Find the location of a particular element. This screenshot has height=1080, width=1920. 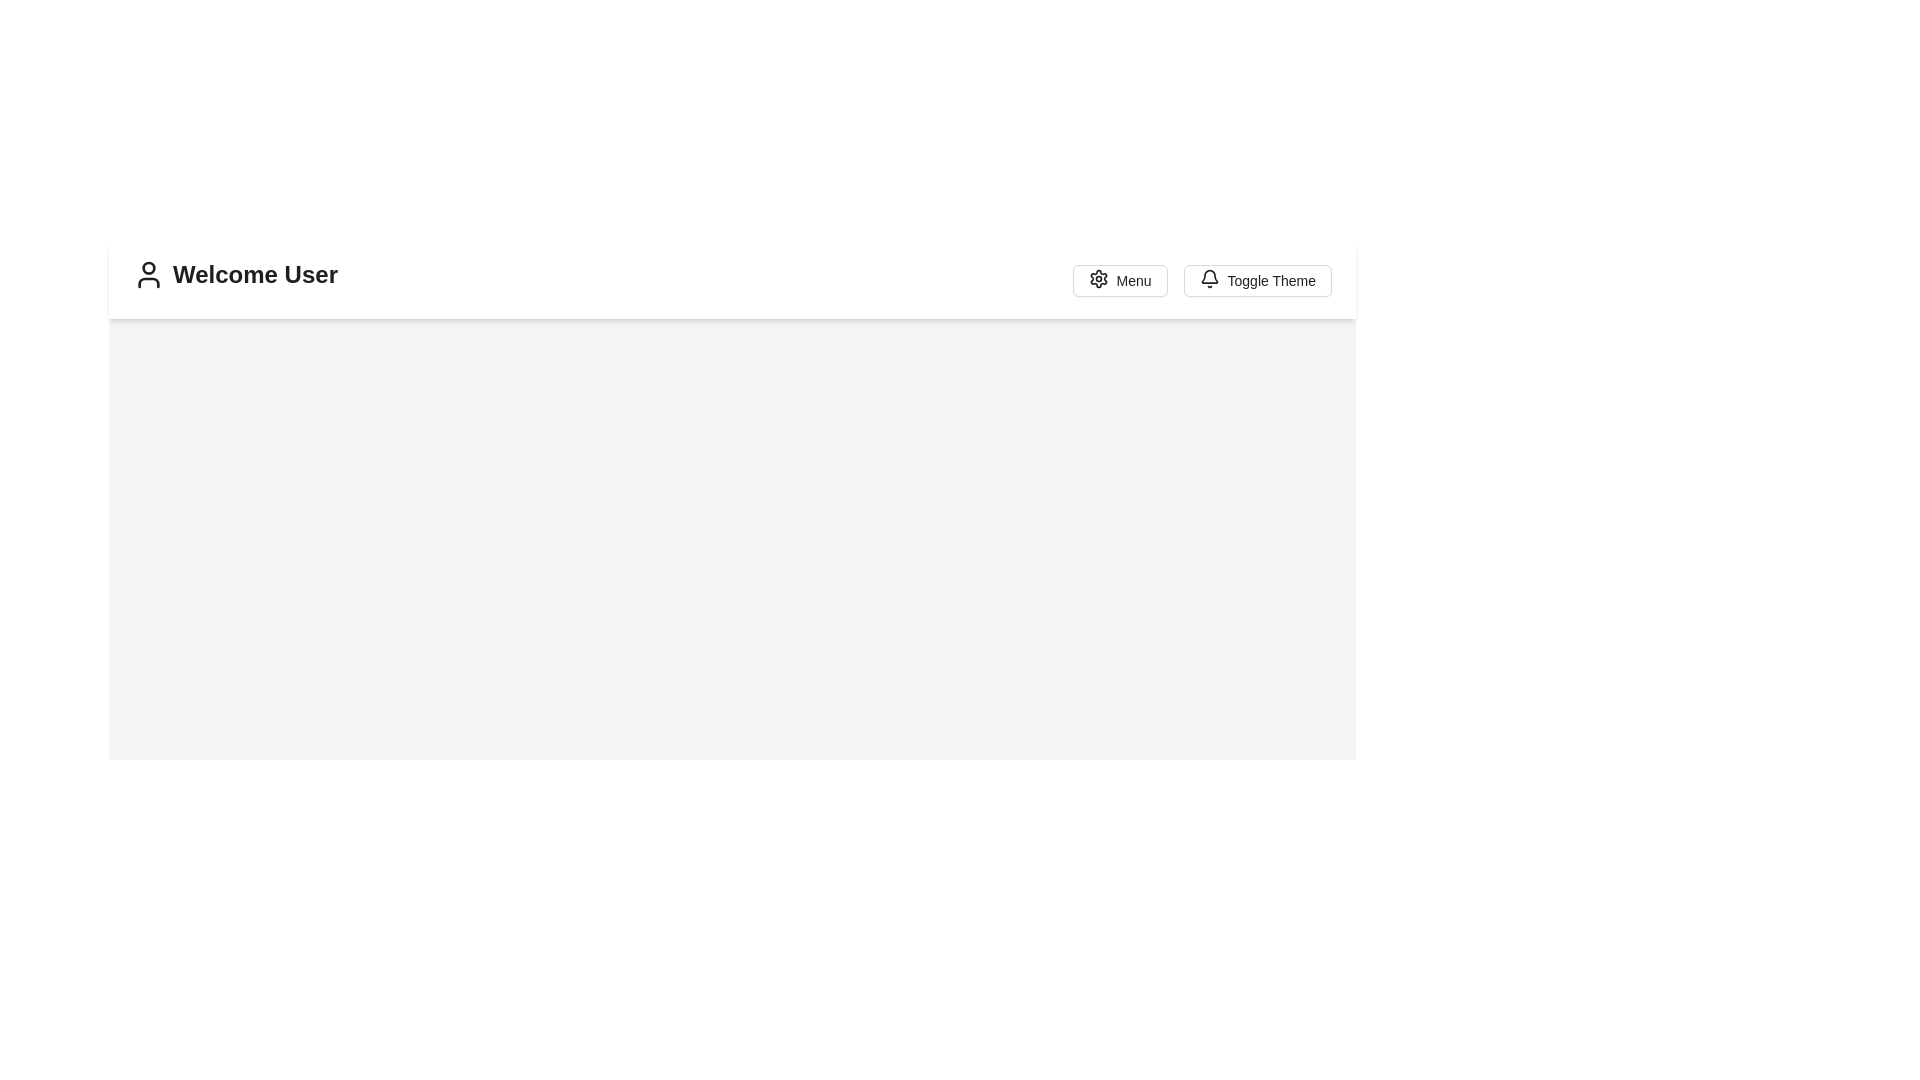

the decorative circle graphic that is part of the SVG user icon, located just above the 'Welcome User' label is located at coordinates (147, 266).